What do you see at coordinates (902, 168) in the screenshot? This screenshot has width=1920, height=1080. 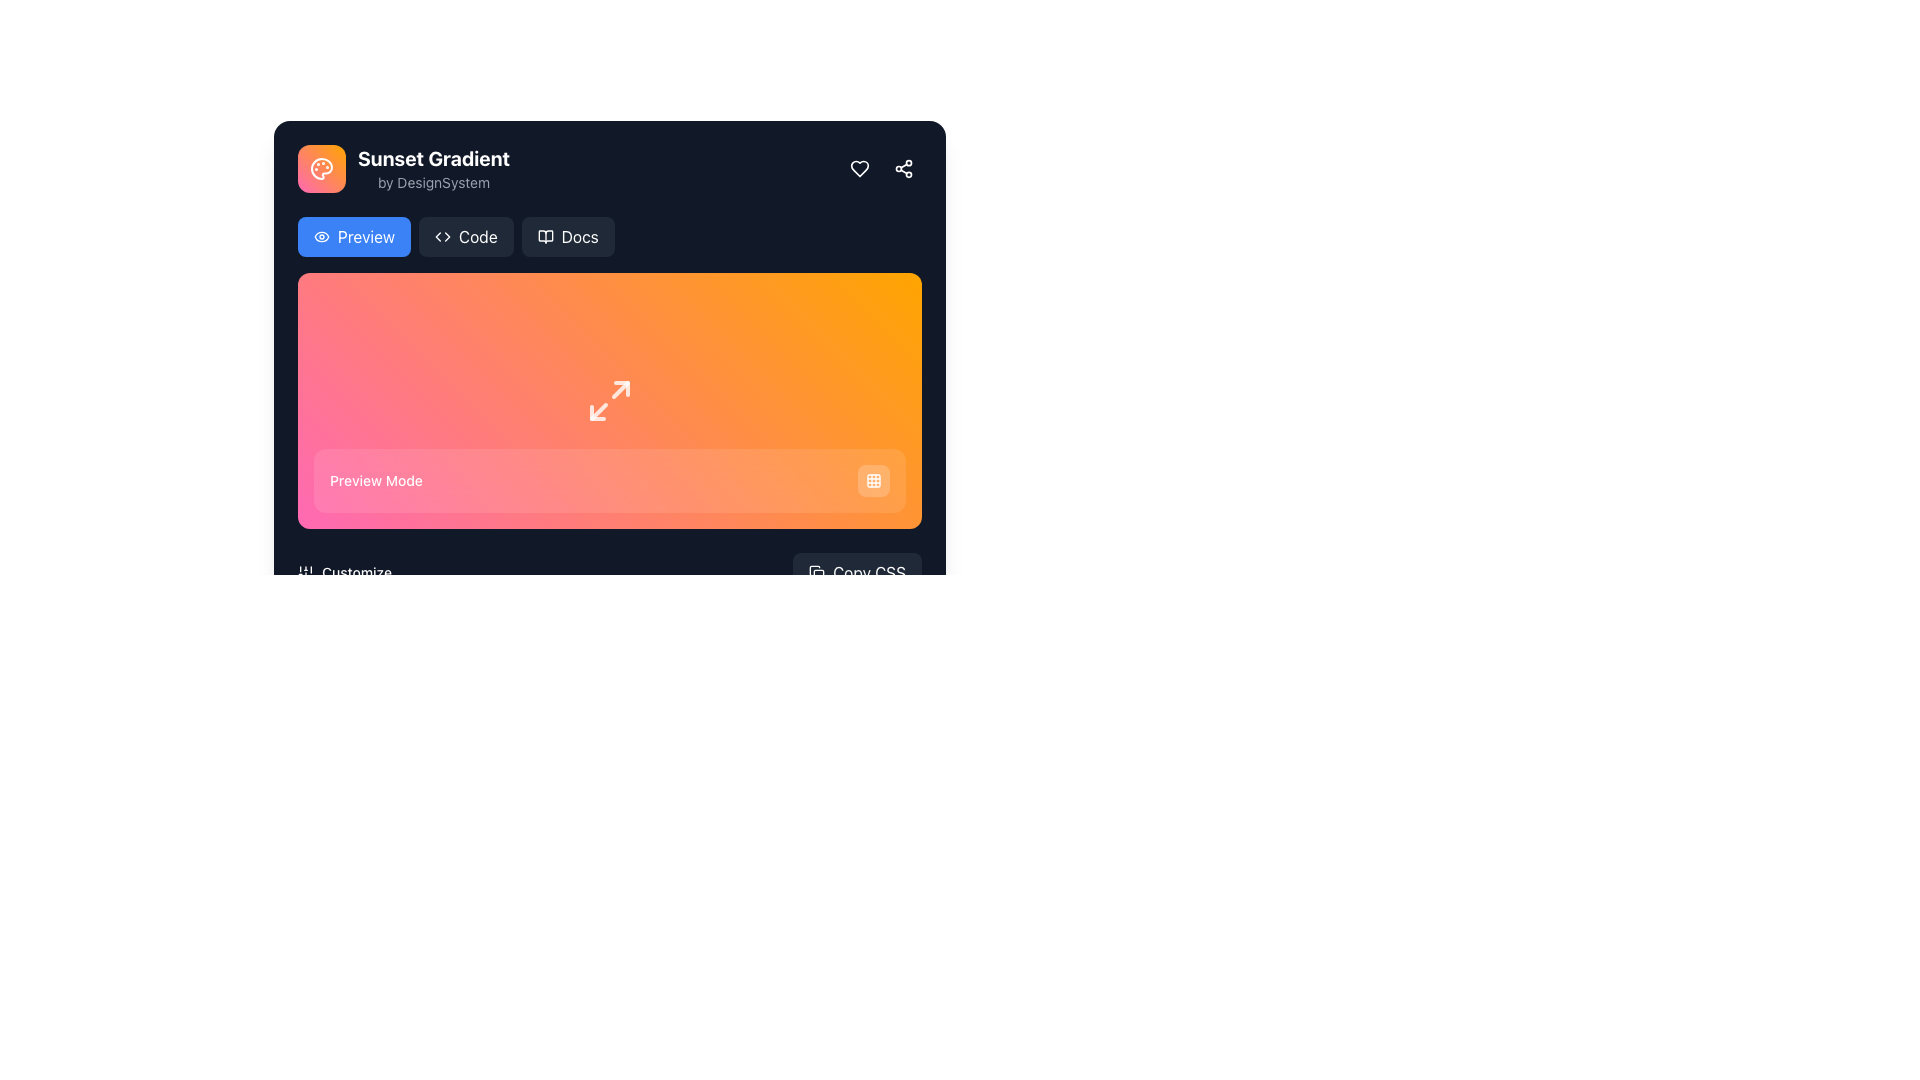 I see `the rounded square button with a share symbol inside, located in the top-right corner of the card interface, to share the content` at bounding box center [902, 168].